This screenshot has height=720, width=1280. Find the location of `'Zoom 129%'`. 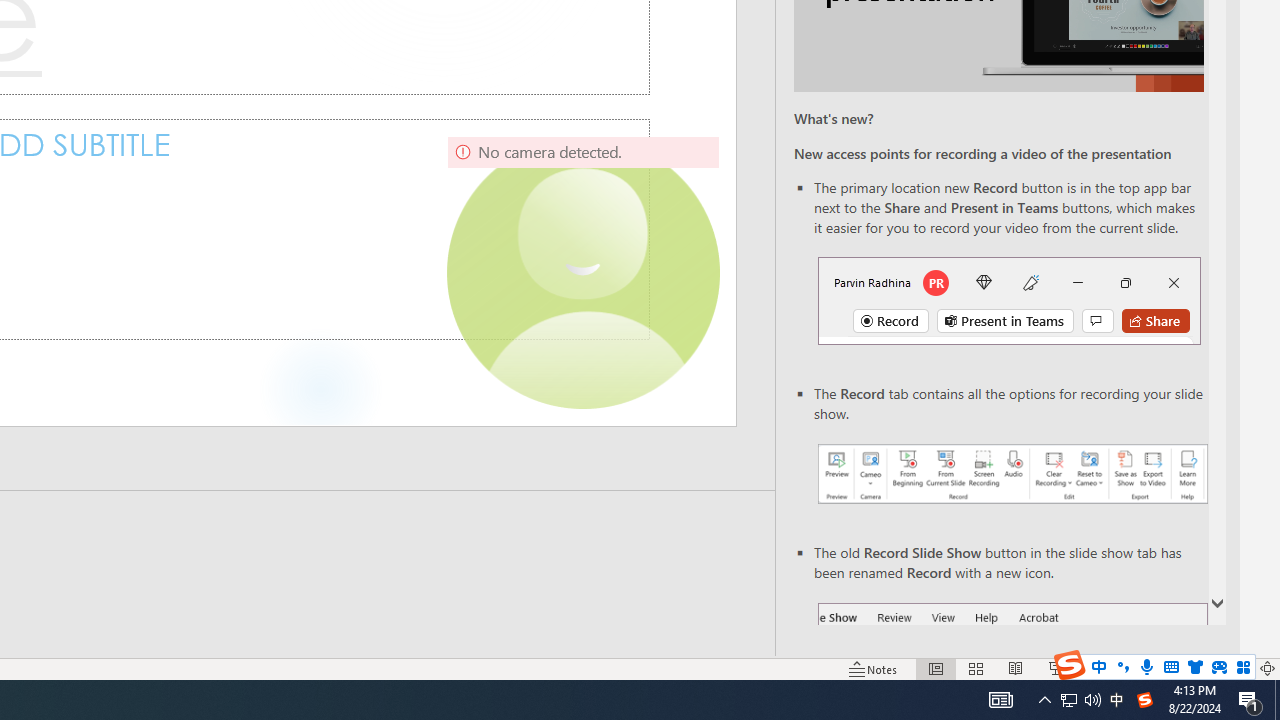

'Zoom 129%' is located at coordinates (1233, 669).